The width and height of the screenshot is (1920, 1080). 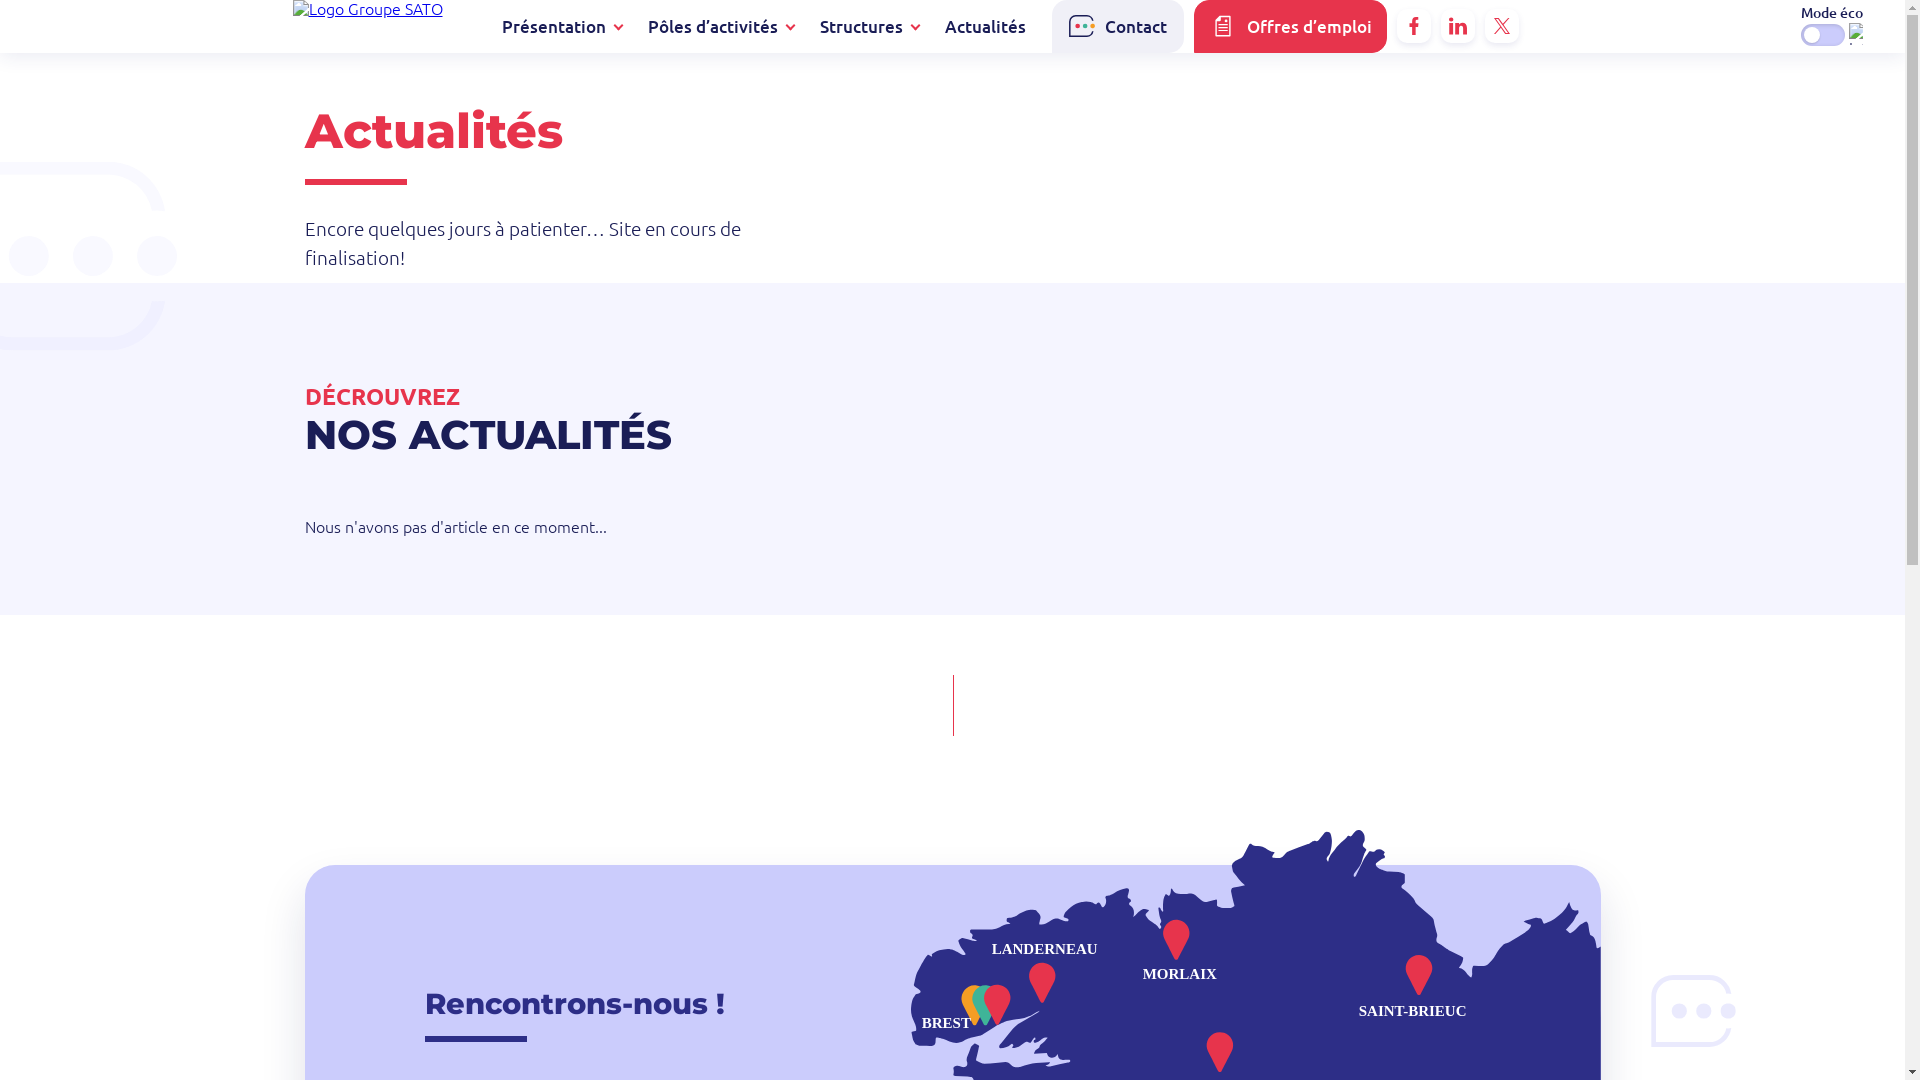 What do you see at coordinates (1395, 26) in the screenshot?
I see `'Facebook'` at bounding box center [1395, 26].